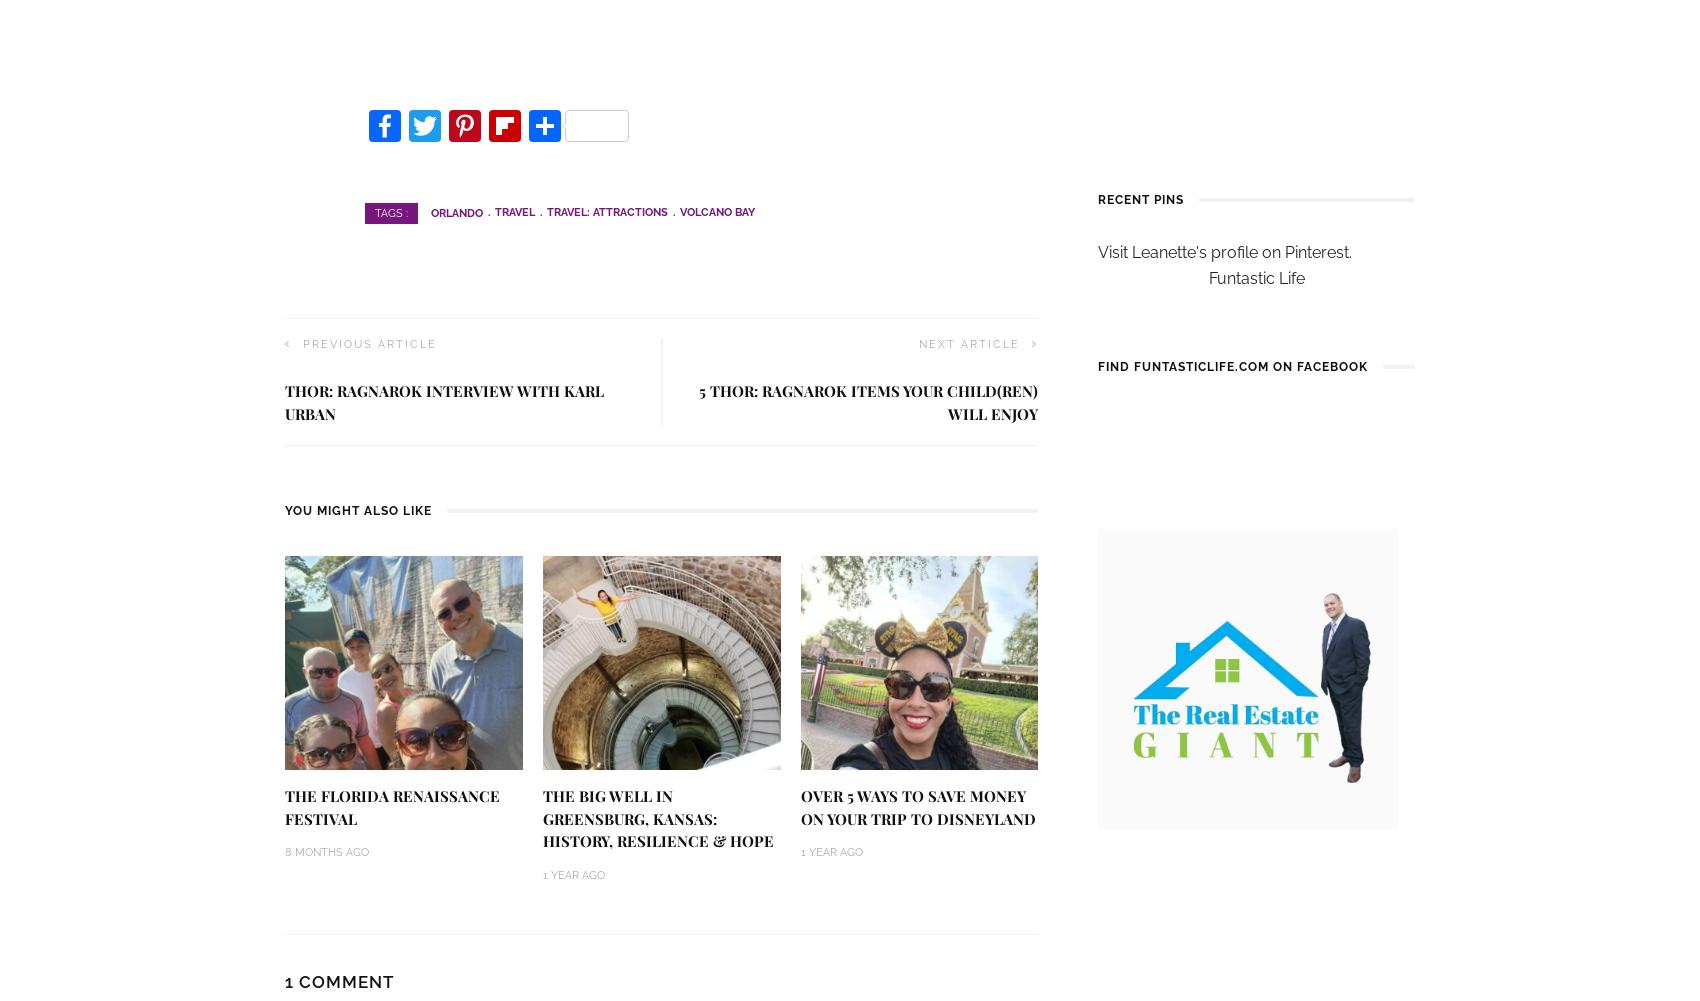 This screenshot has height=1001, width=1700. I want to click on 'Twitter', so click(456, 172).